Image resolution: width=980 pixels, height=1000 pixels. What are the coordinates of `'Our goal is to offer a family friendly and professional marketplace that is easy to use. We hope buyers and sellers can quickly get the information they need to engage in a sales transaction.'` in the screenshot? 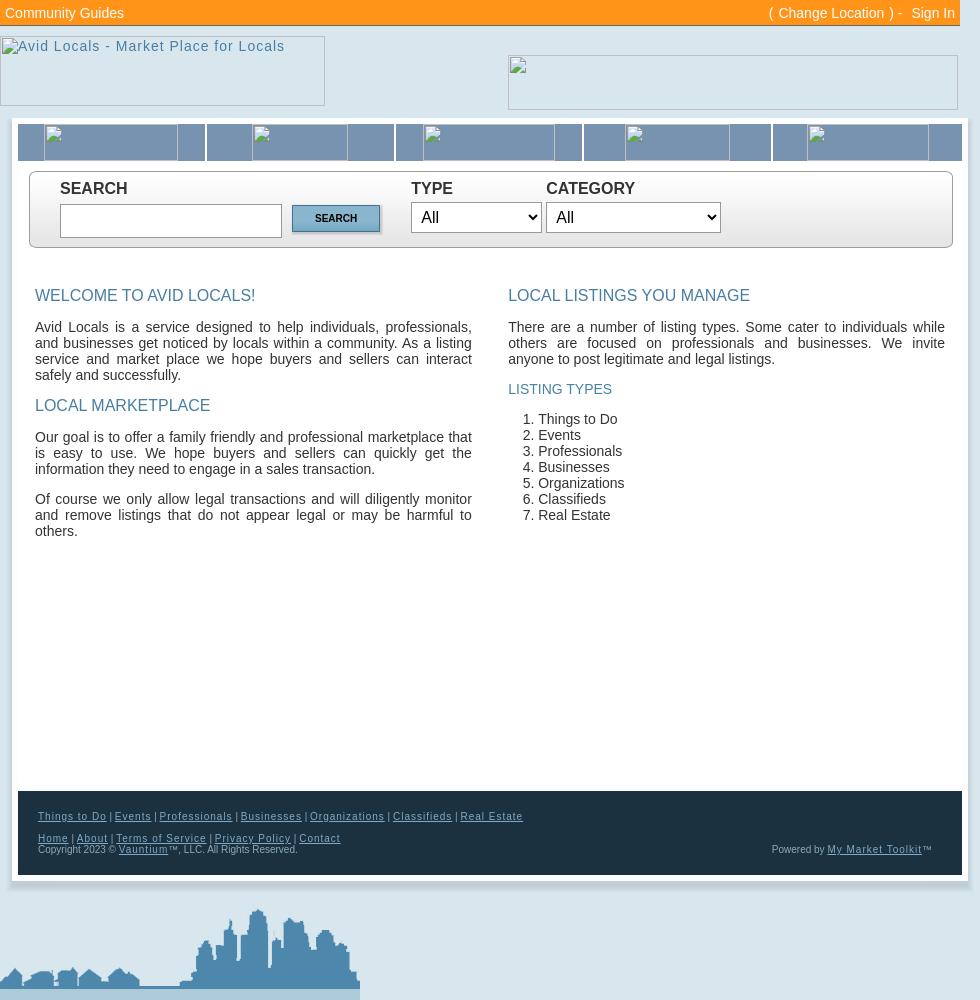 It's located at (253, 452).